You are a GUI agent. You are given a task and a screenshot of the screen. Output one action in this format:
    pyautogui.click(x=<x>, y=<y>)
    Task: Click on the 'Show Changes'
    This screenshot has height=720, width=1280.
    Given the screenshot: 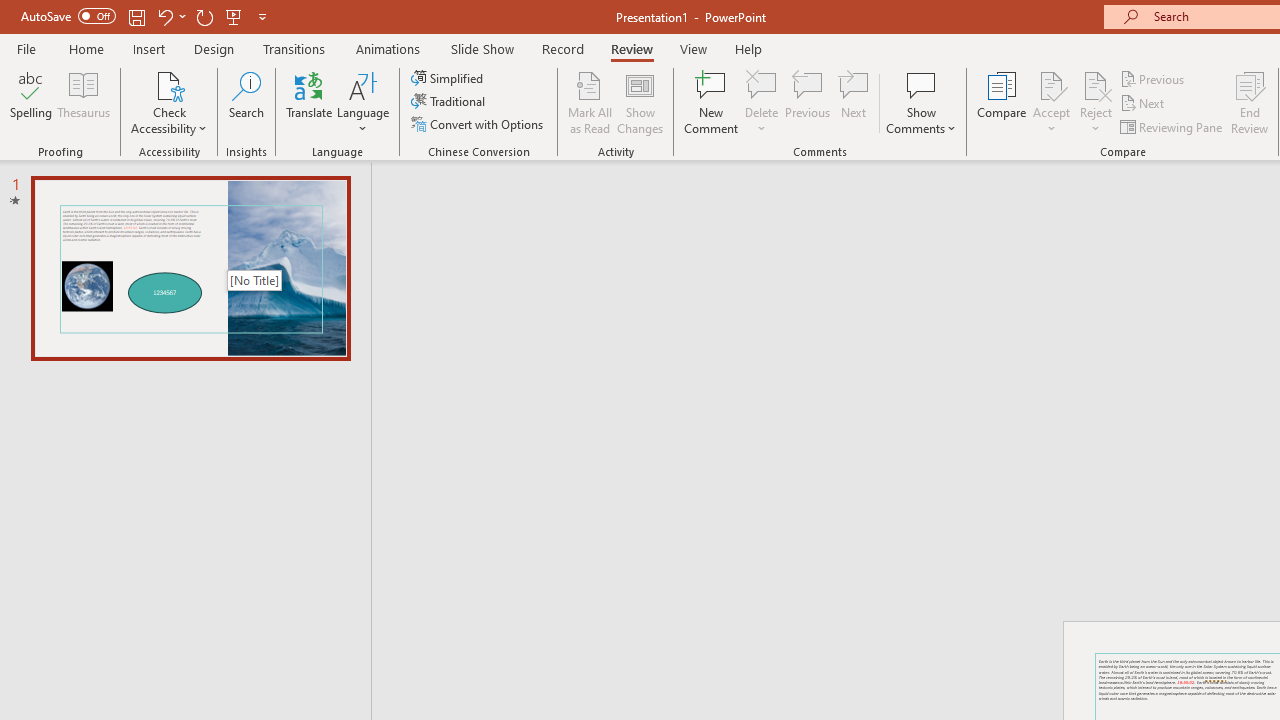 What is the action you would take?
    pyautogui.click(x=640, y=103)
    